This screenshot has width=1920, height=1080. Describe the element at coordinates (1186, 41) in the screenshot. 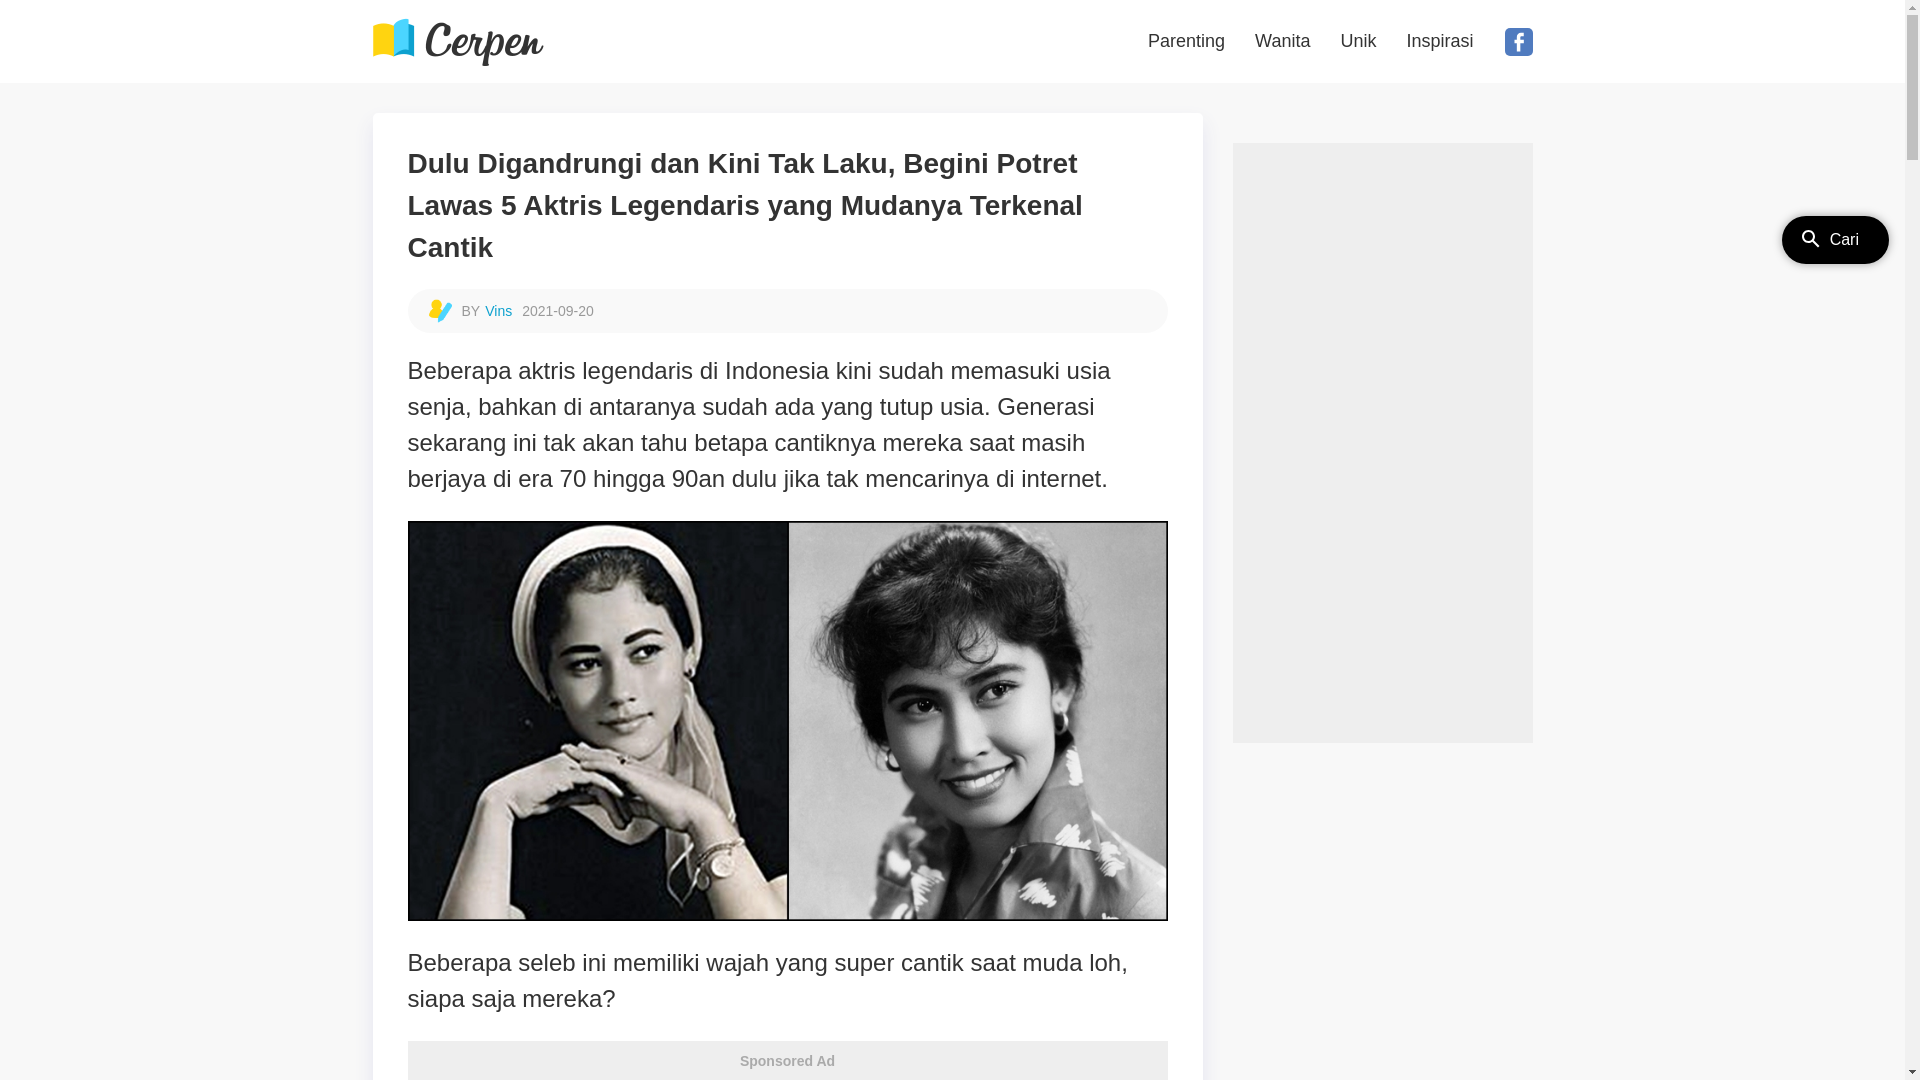

I see `'Parenting'` at that location.